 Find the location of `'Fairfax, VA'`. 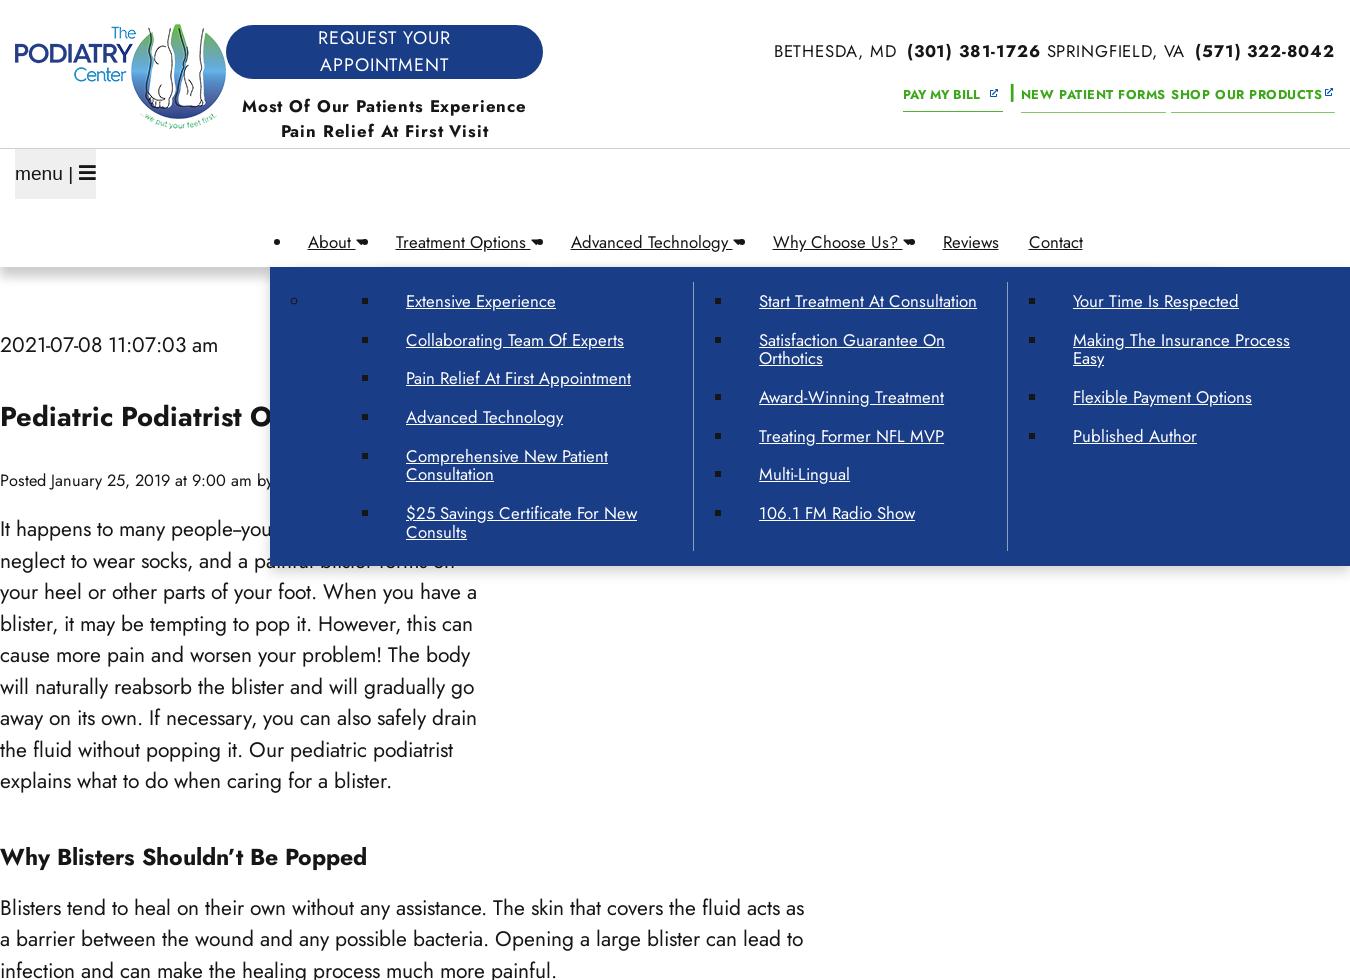

'Fairfax, VA' is located at coordinates (754, 692).